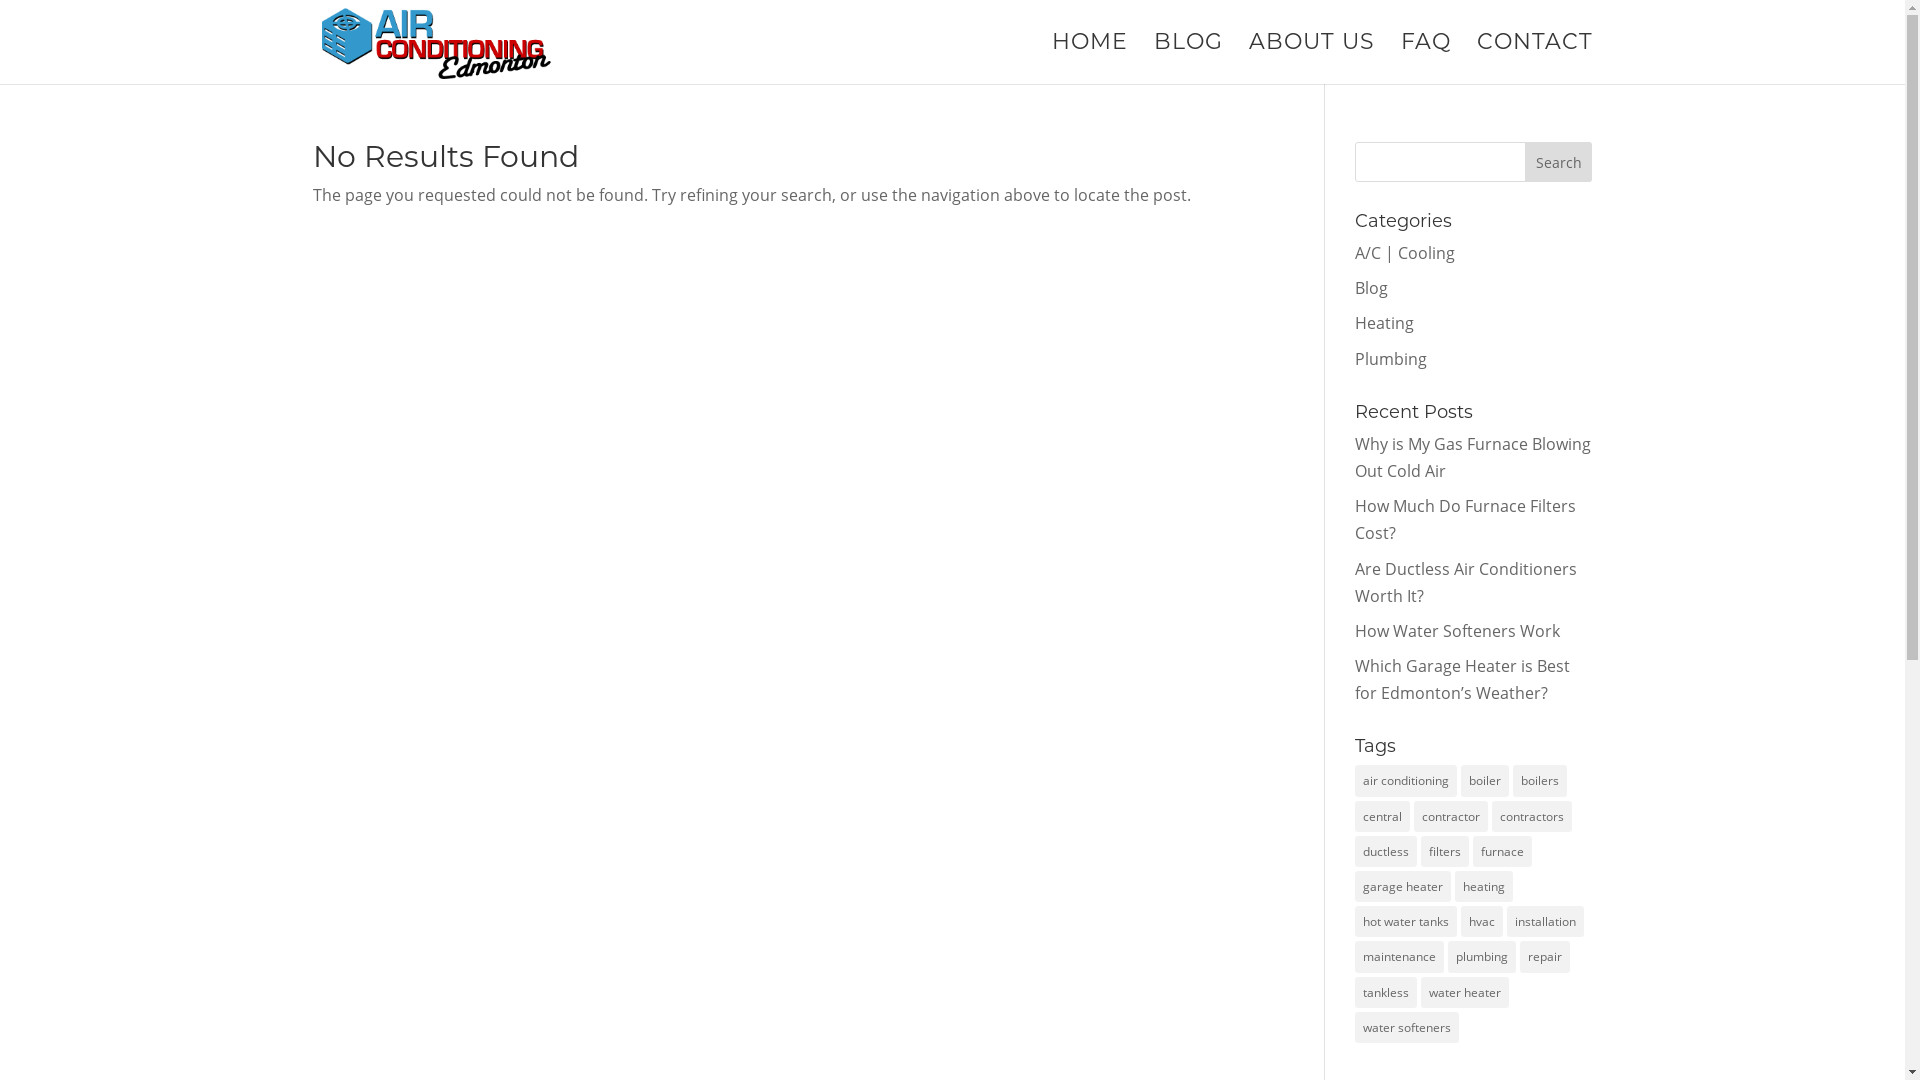  I want to click on 'Are Ductless Air Conditioners Worth It?', so click(1465, 582).